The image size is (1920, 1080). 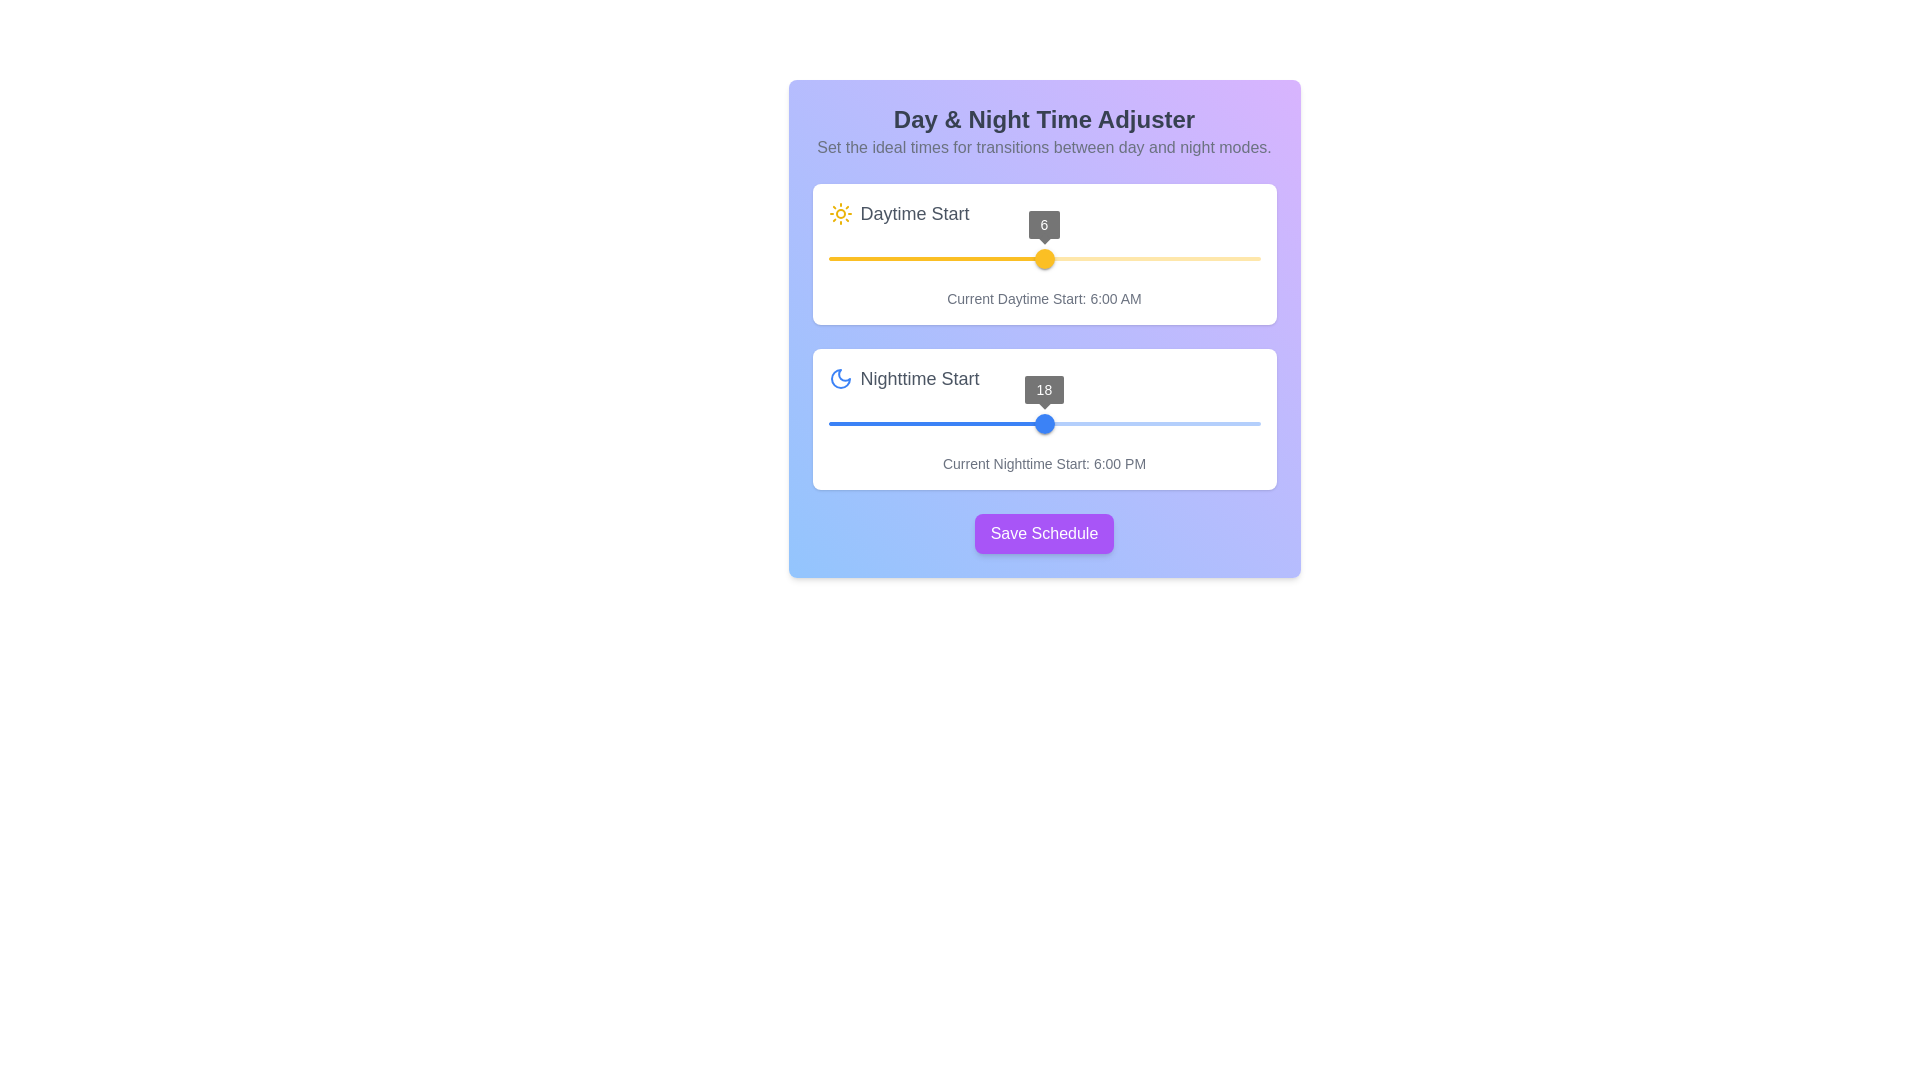 I want to click on nighttime start hour, so click(x=935, y=423).